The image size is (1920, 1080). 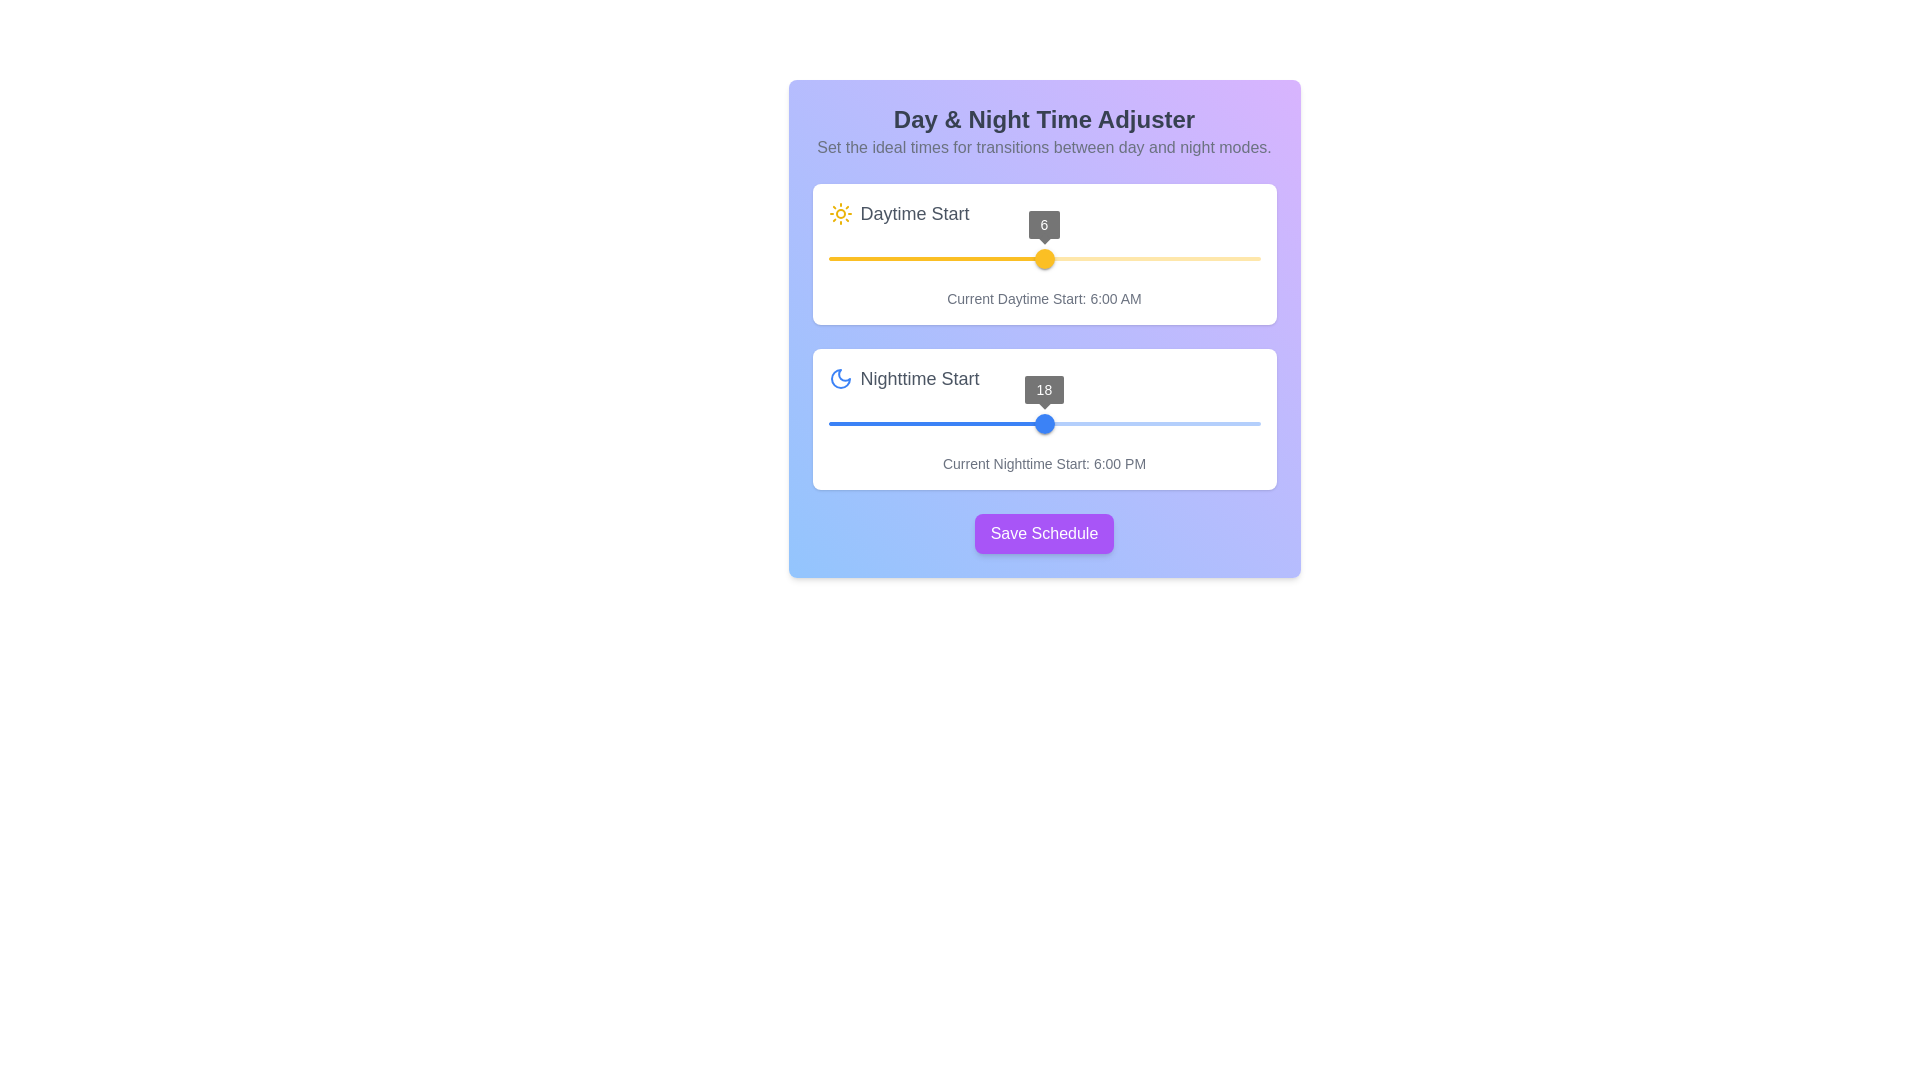 I want to click on nighttime start hour, so click(x=935, y=423).